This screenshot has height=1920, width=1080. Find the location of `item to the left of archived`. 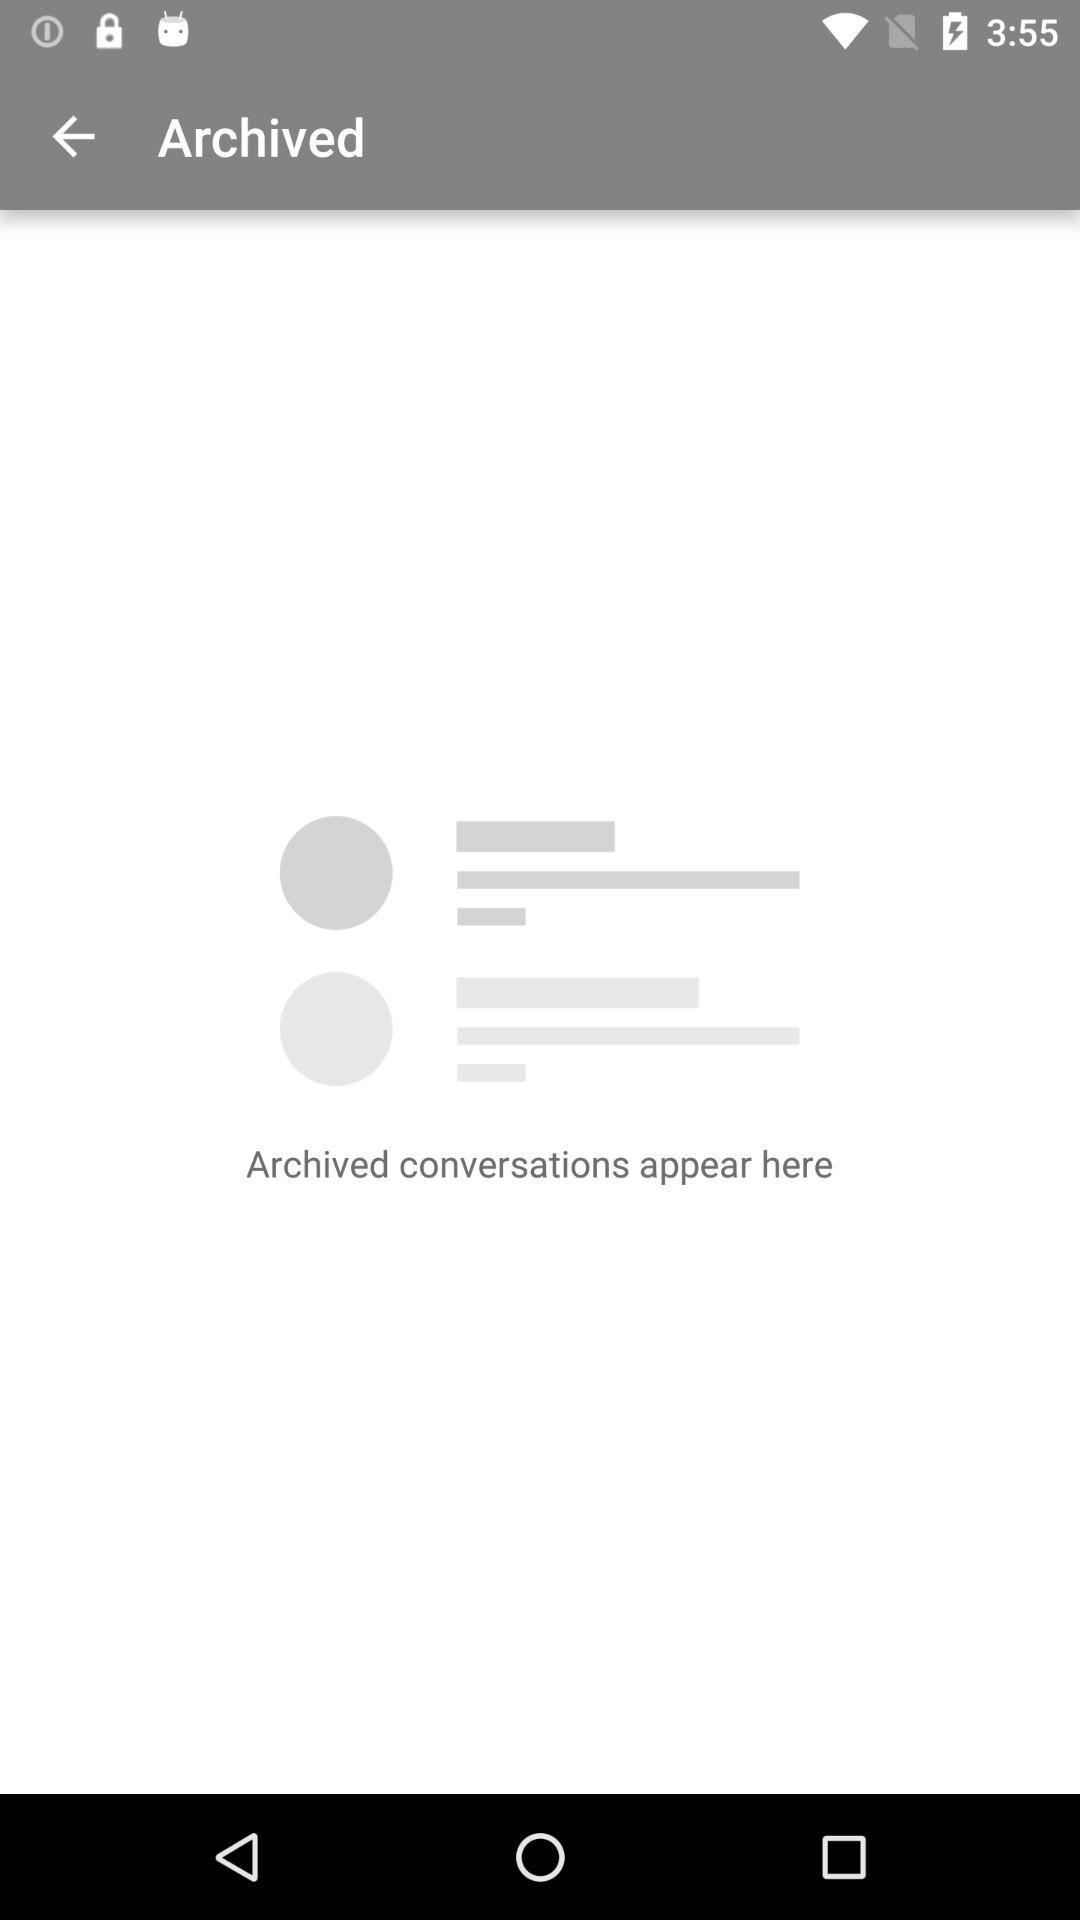

item to the left of archived is located at coordinates (72, 135).